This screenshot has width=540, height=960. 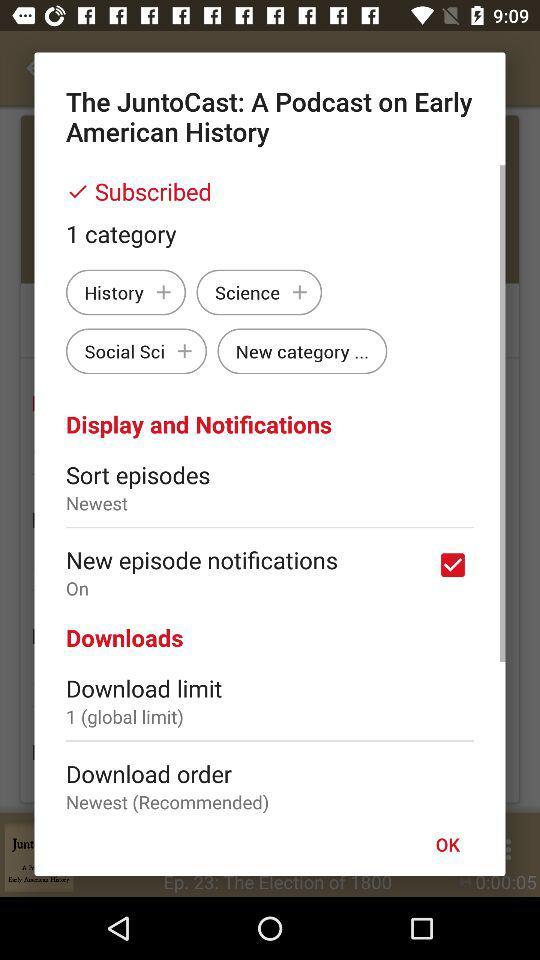 What do you see at coordinates (270, 191) in the screenshot?
I see `subscribed icon` at bounding box center [270, 191].